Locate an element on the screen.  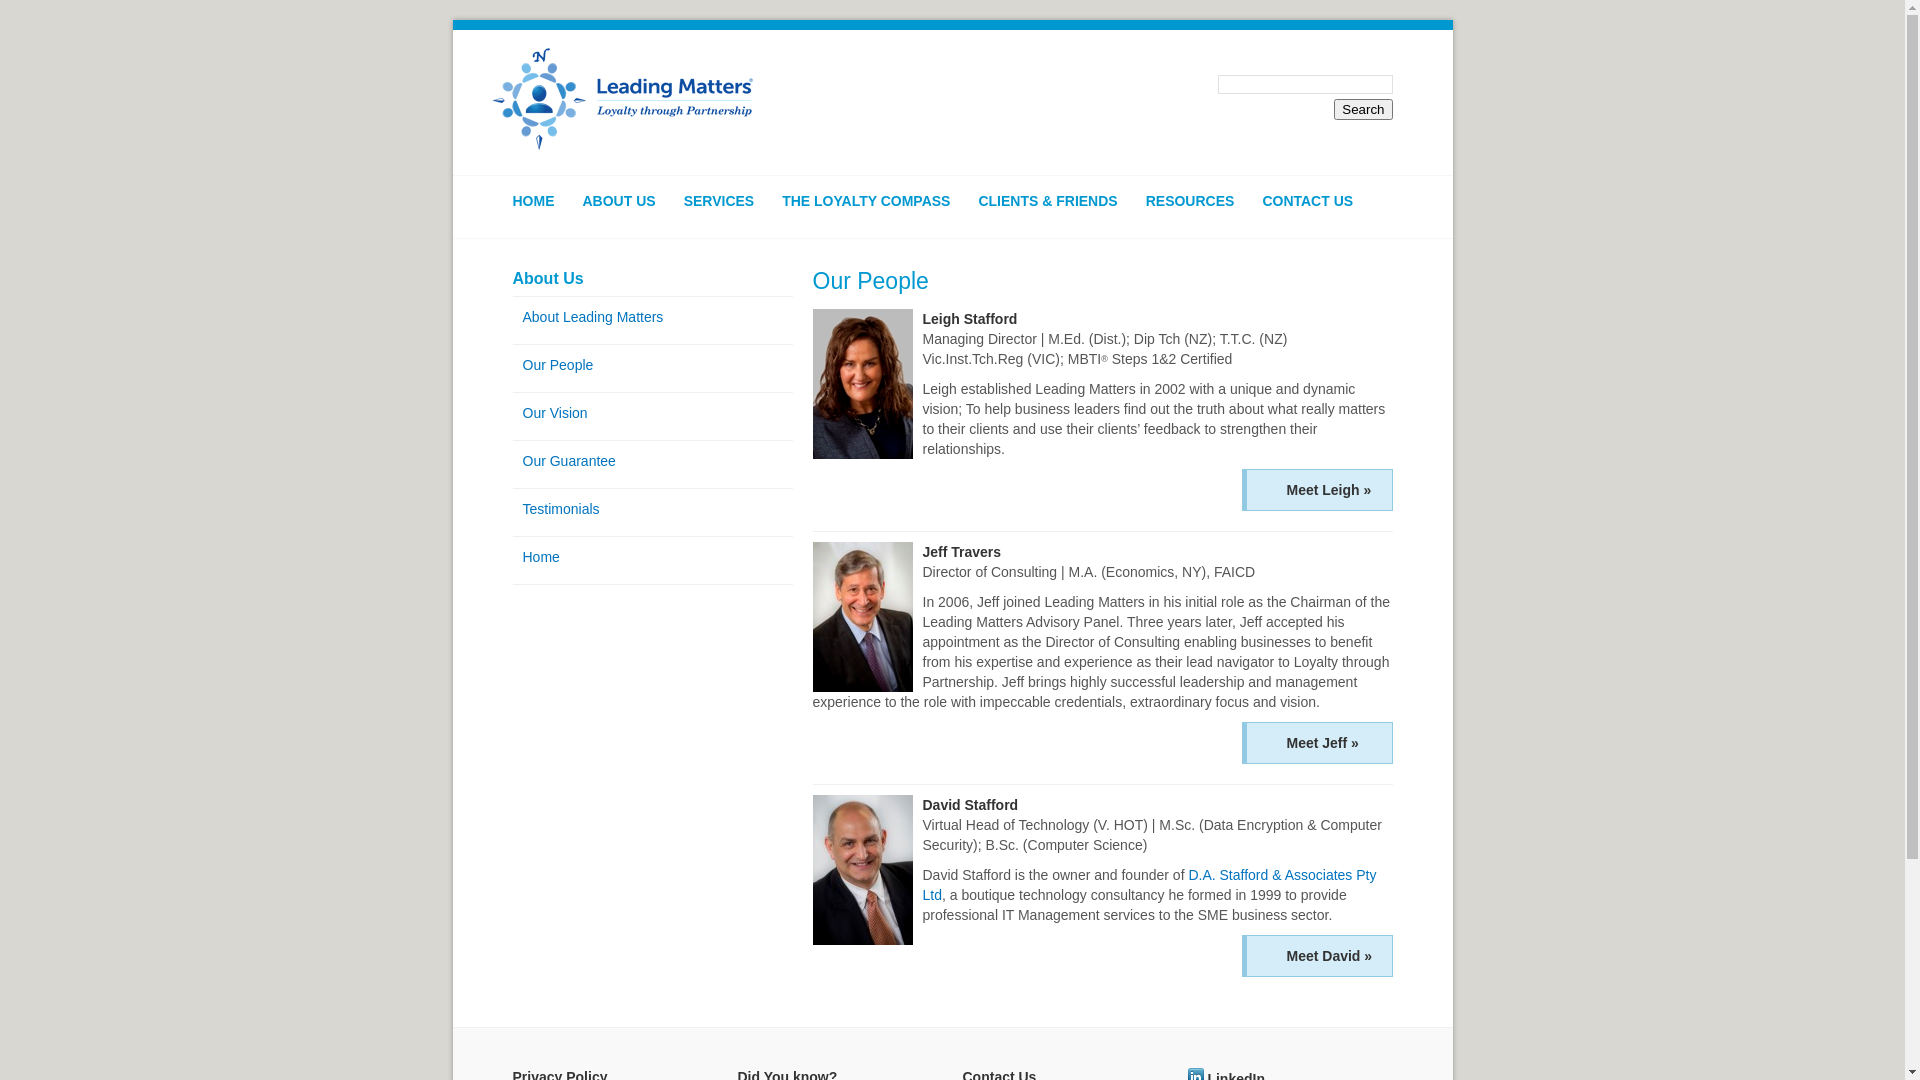
'SERVICES' is located at coordinates (728, 211).